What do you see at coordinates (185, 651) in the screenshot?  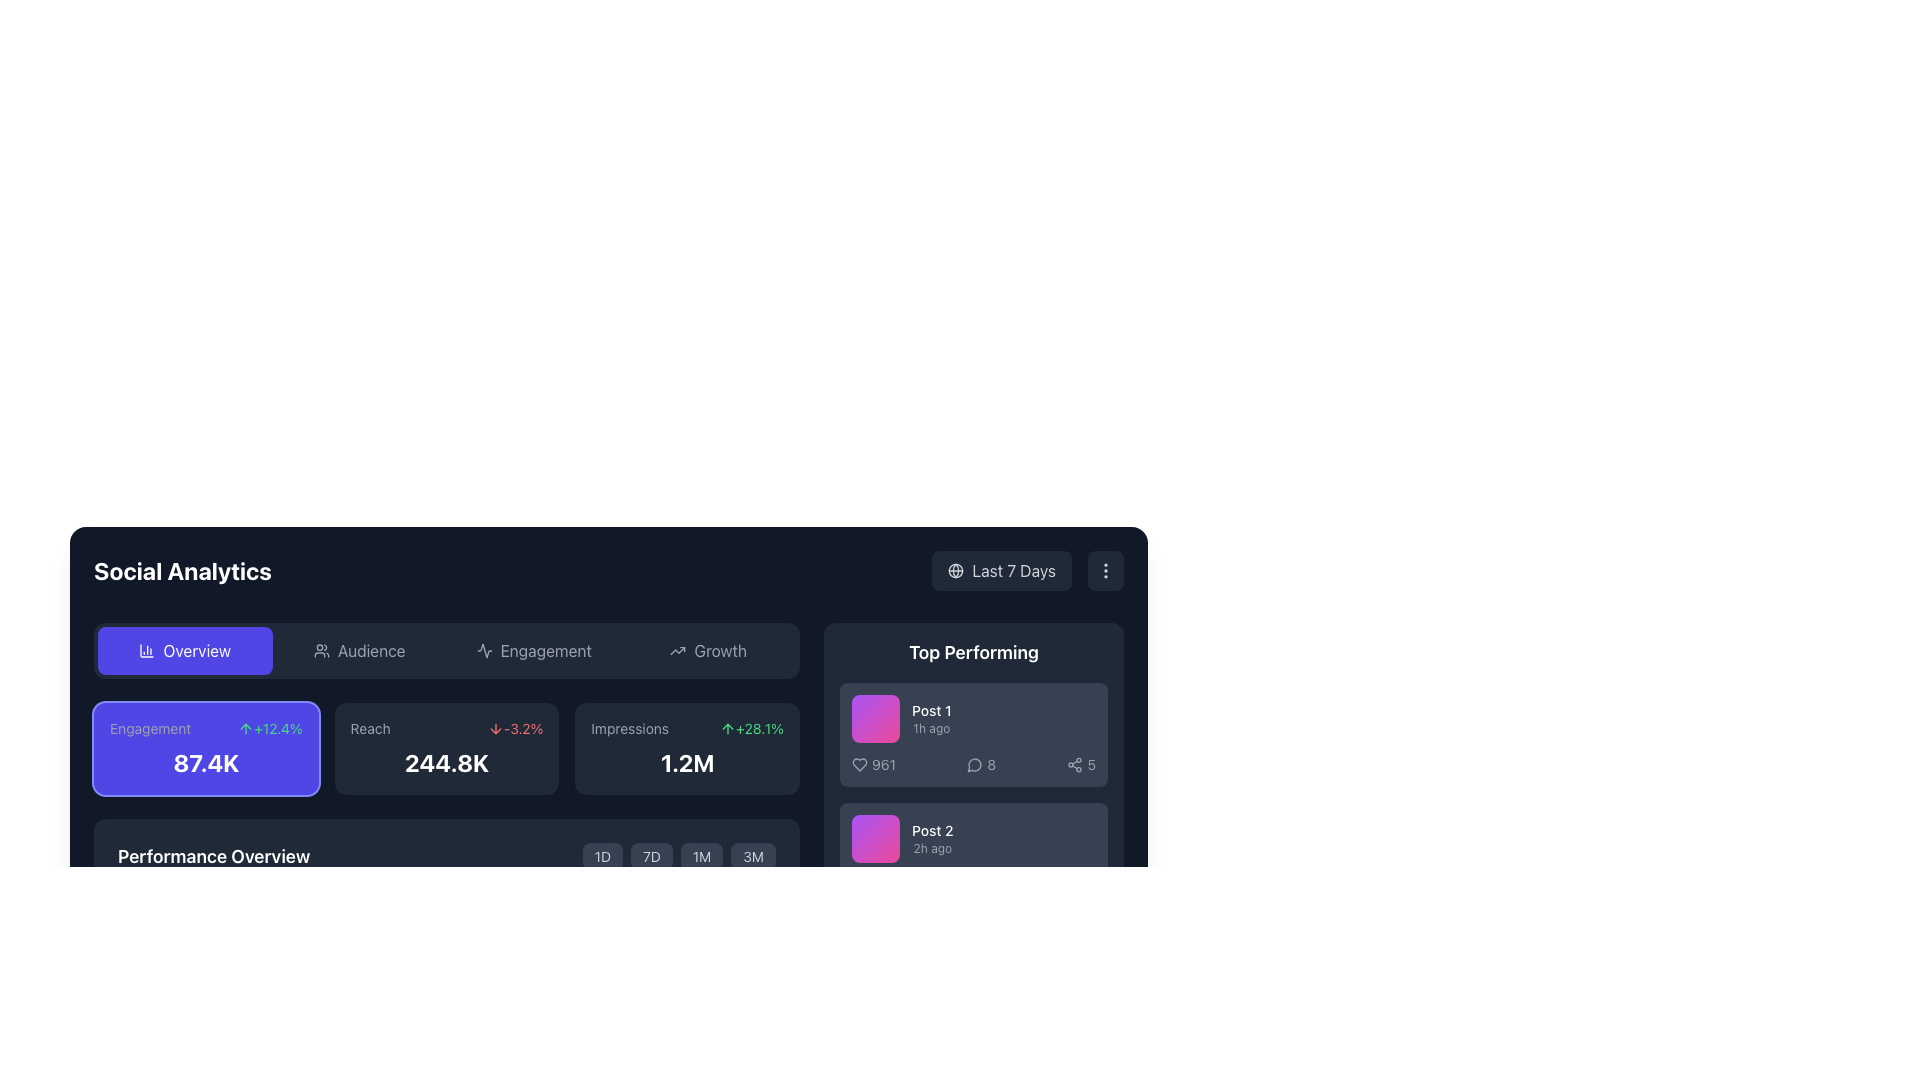 I see `the first navigation button at the top of the interface` at bounding box center [185, 651].